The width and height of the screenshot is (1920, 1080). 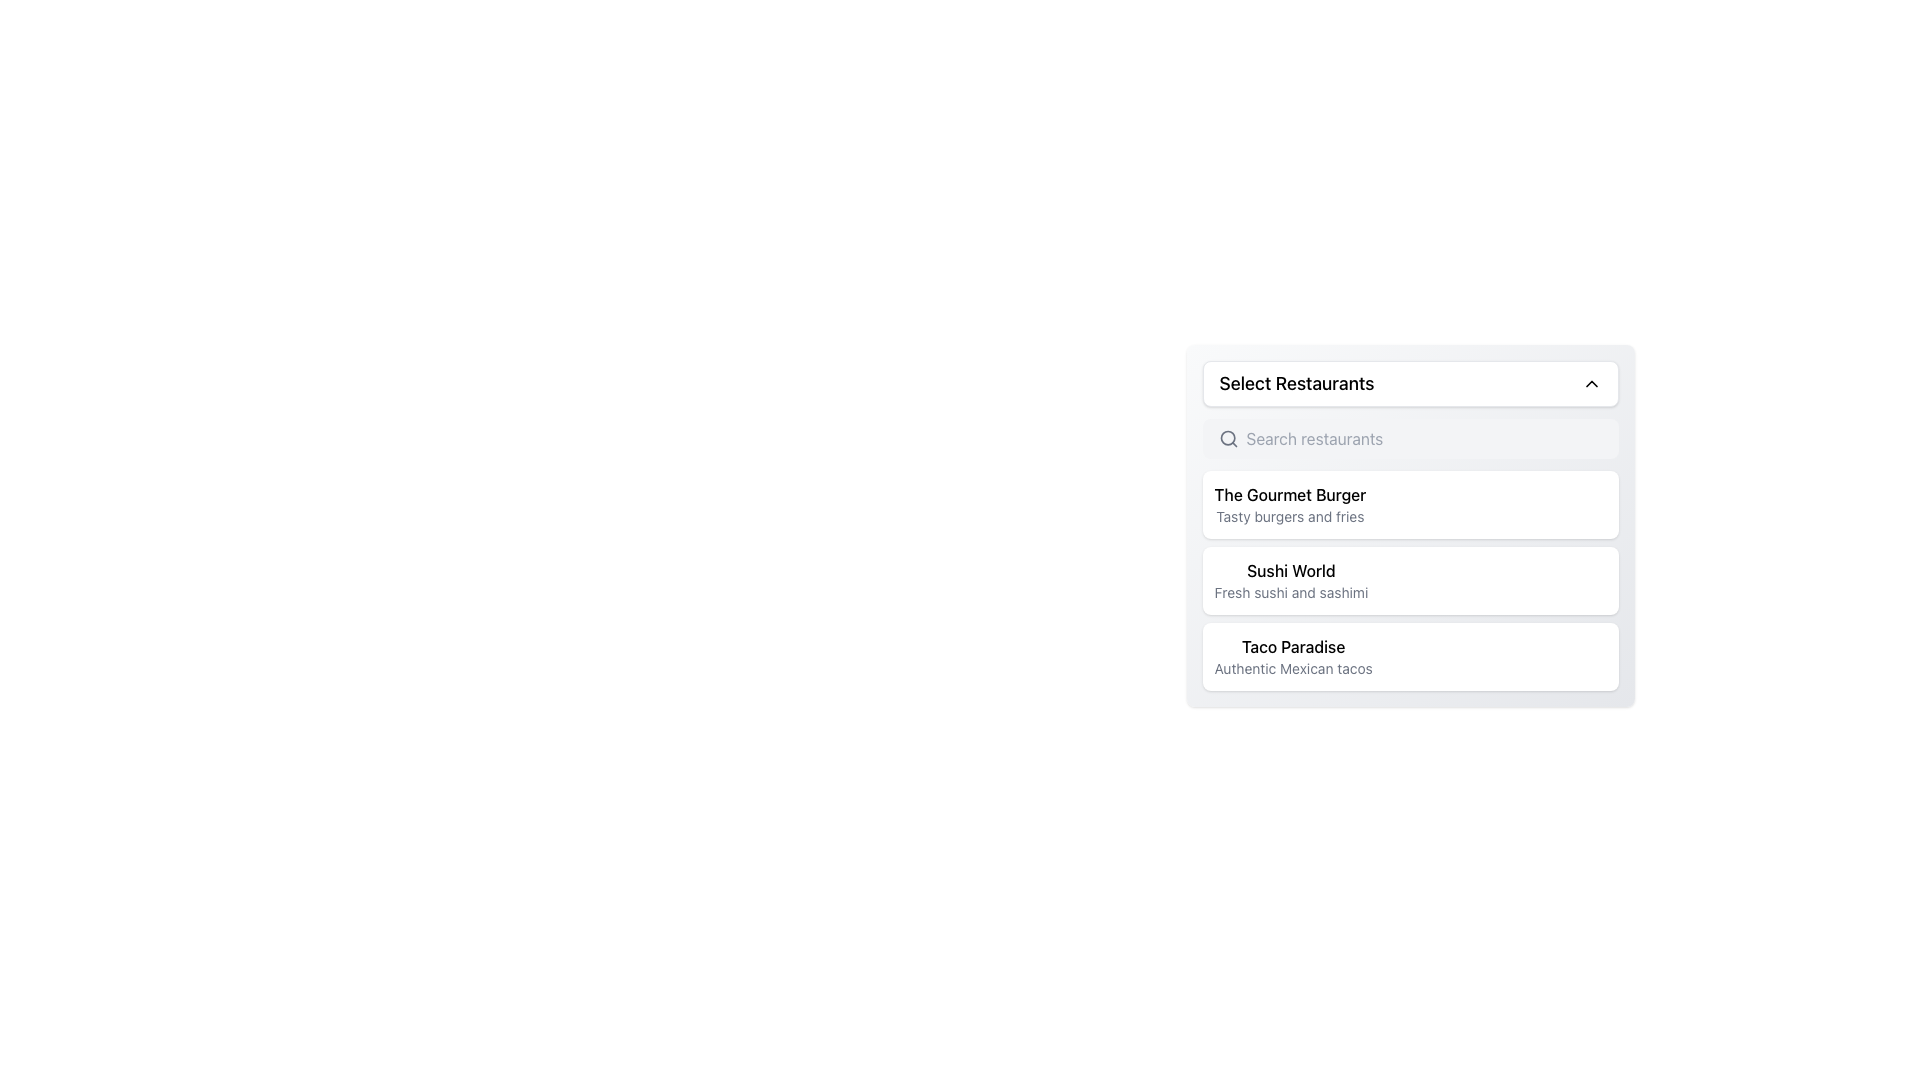 I want to click on the Dropdown Trigger Button labeled 'Select Restaurants', so click(x=1409, y=384).